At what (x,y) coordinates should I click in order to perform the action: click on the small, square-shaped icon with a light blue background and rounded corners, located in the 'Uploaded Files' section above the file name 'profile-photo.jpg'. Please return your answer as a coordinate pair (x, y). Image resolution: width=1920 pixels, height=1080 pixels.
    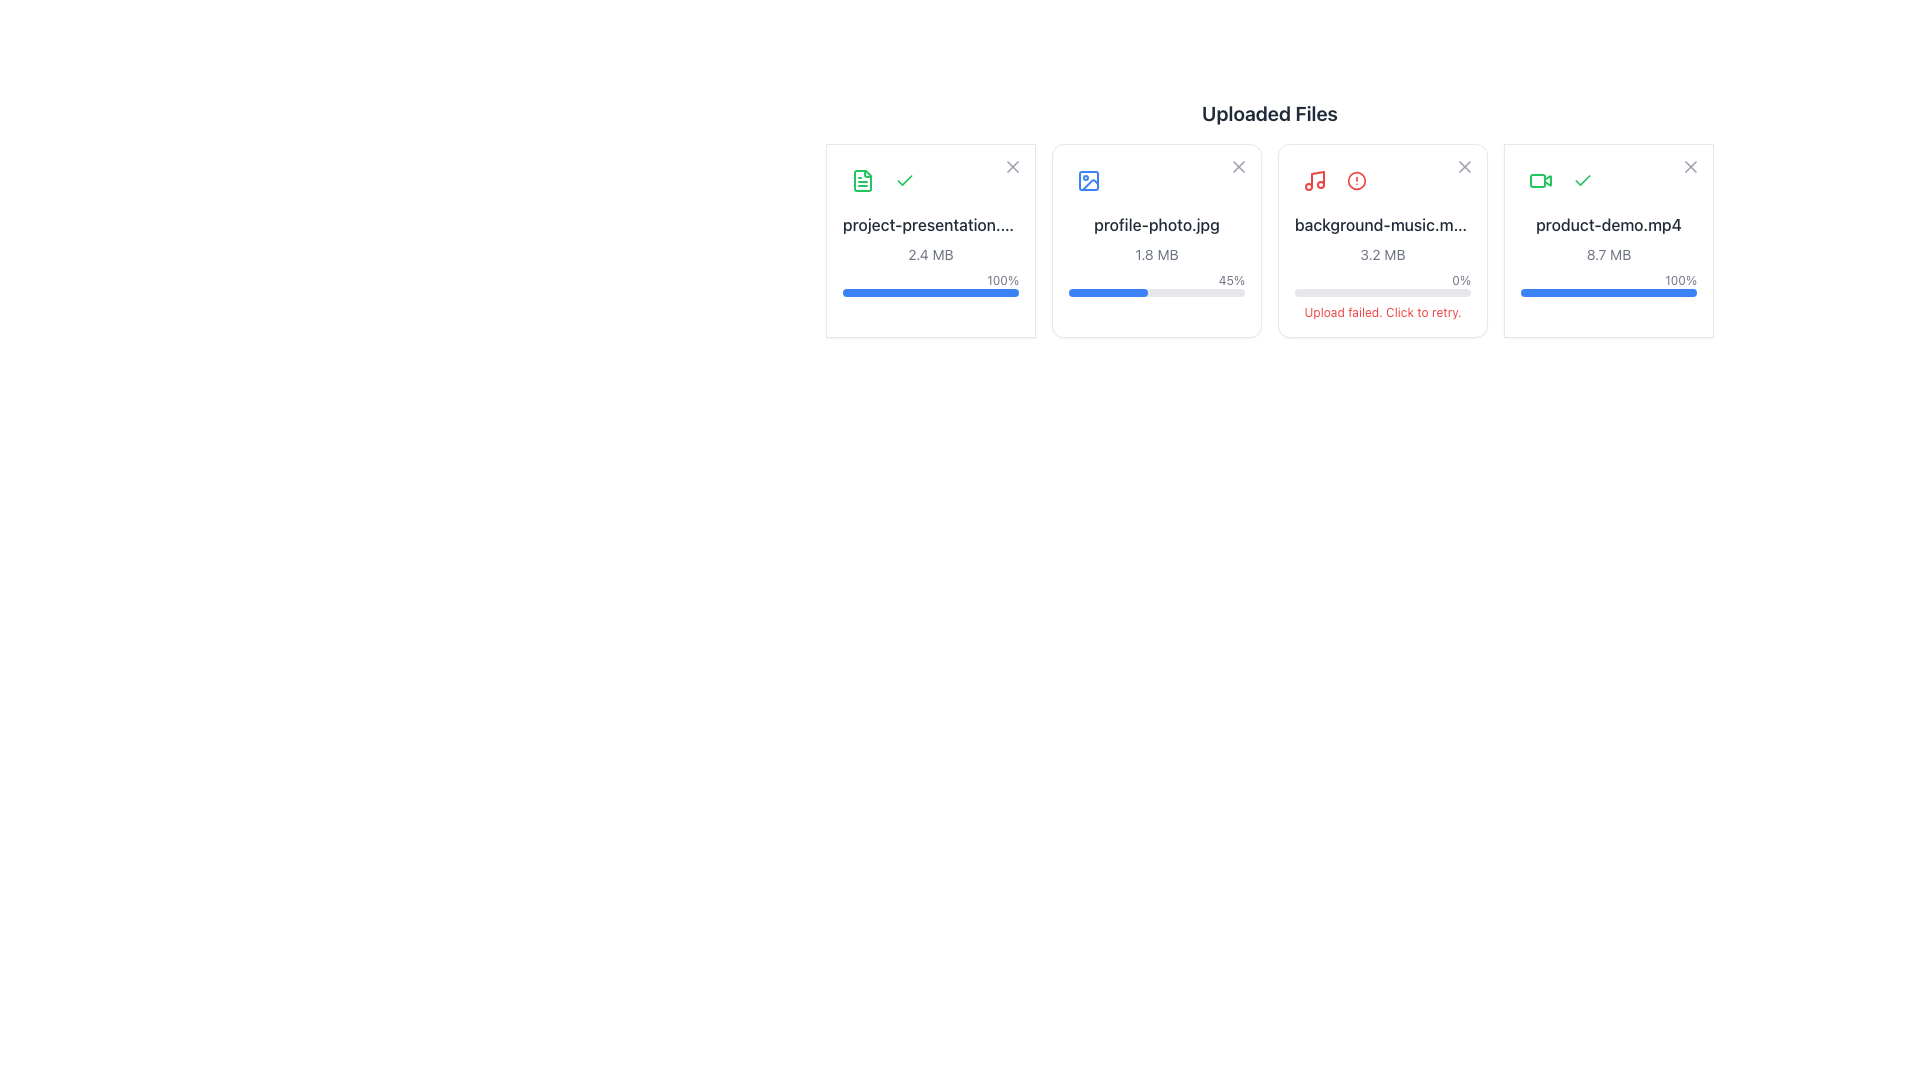
    Looking at the image, I should click on (1088, 181).